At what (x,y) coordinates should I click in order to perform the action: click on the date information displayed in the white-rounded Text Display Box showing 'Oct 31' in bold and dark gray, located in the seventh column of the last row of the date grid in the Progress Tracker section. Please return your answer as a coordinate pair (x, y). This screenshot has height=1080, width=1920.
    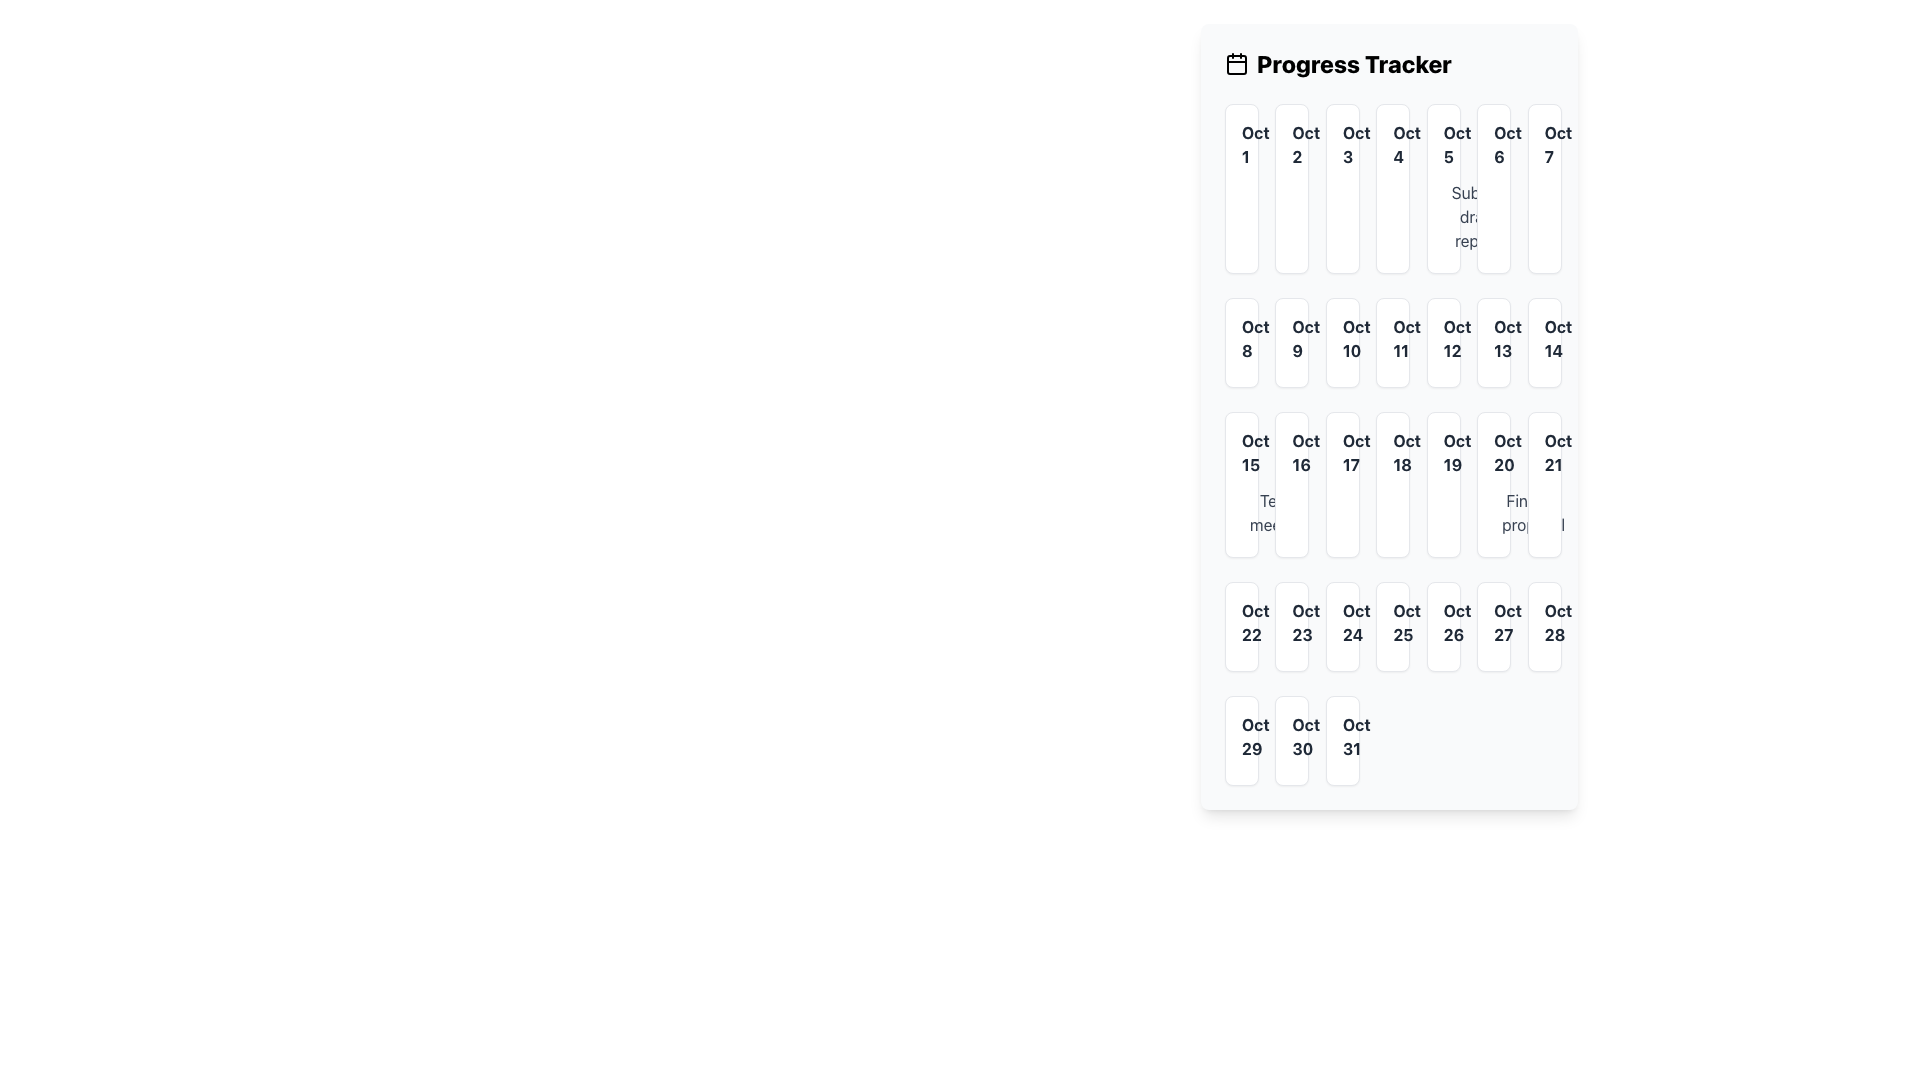
    Looking at the image, I should click on (1342, 740).